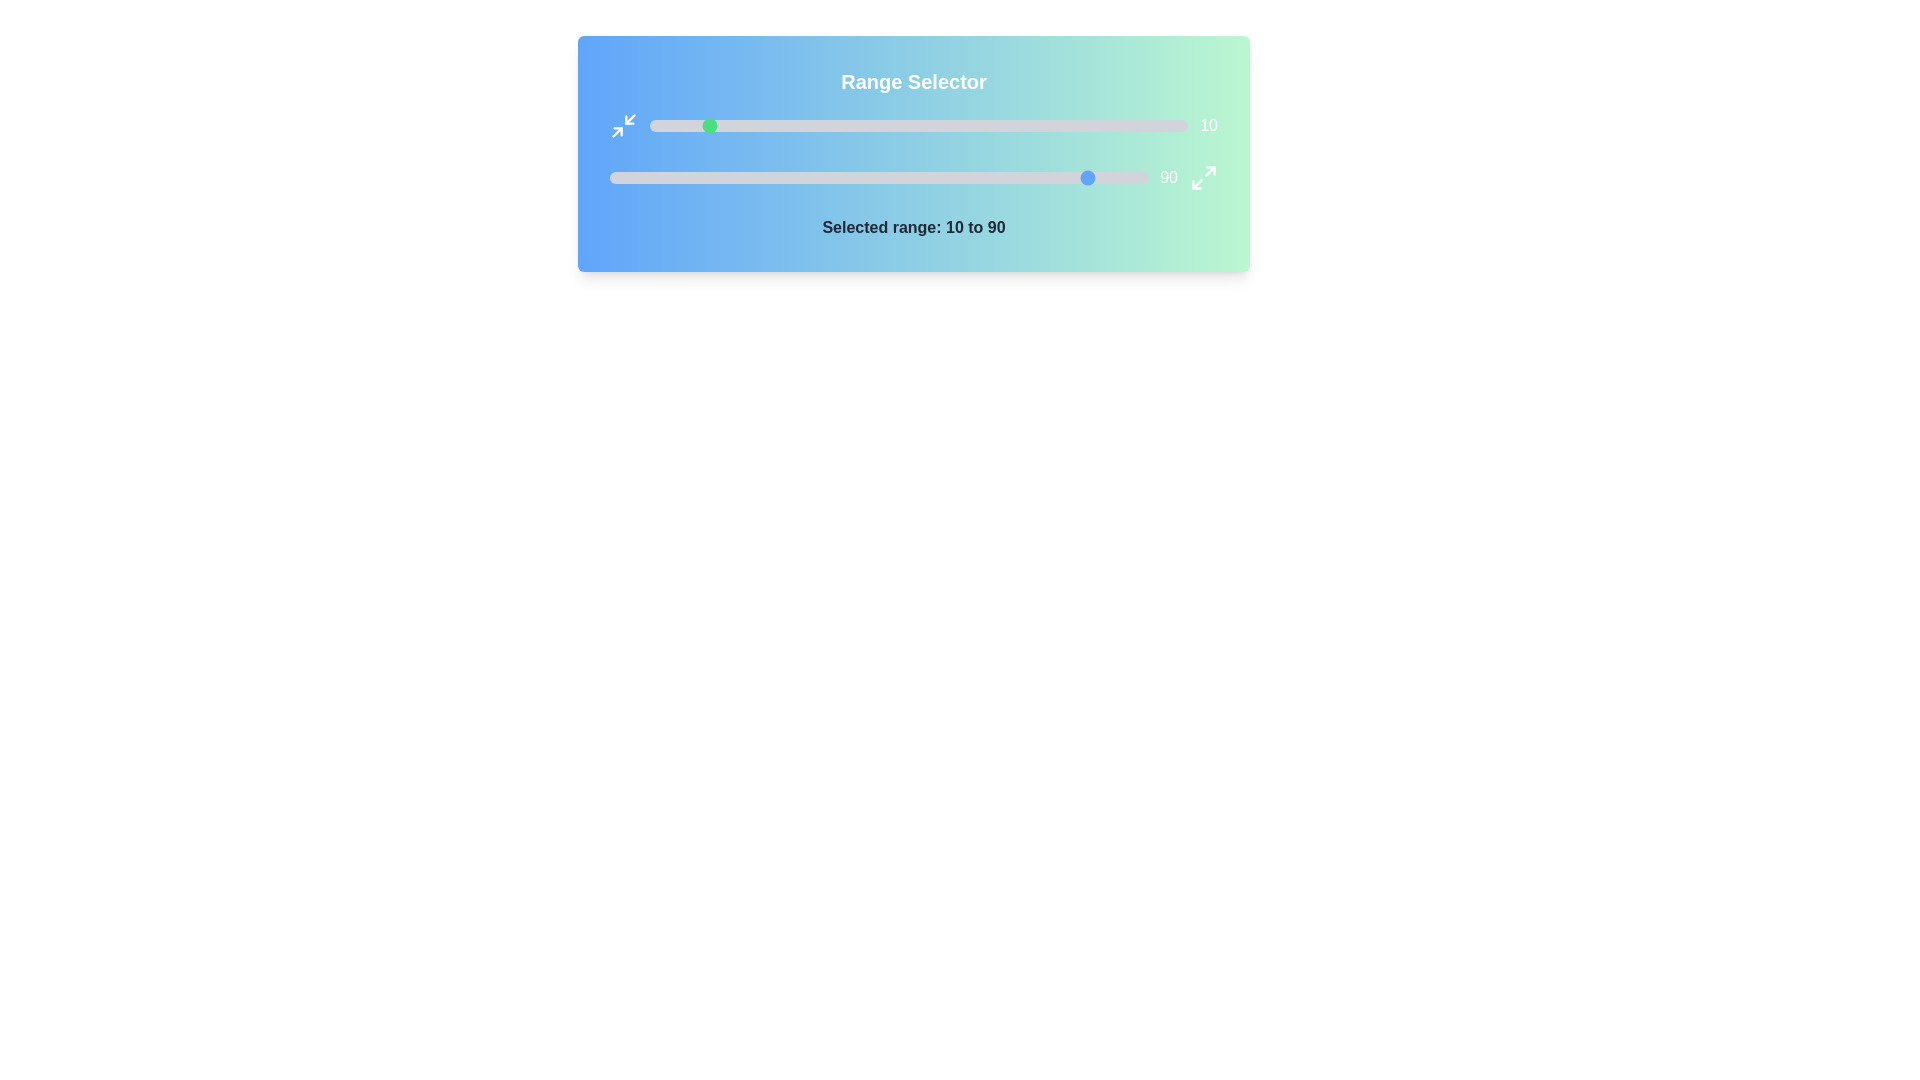 The height and width of the screenshot is (1080, 1920). Describe the element at coordinates (1026, 126) in the screenshot. I see `the slider value` at that location.